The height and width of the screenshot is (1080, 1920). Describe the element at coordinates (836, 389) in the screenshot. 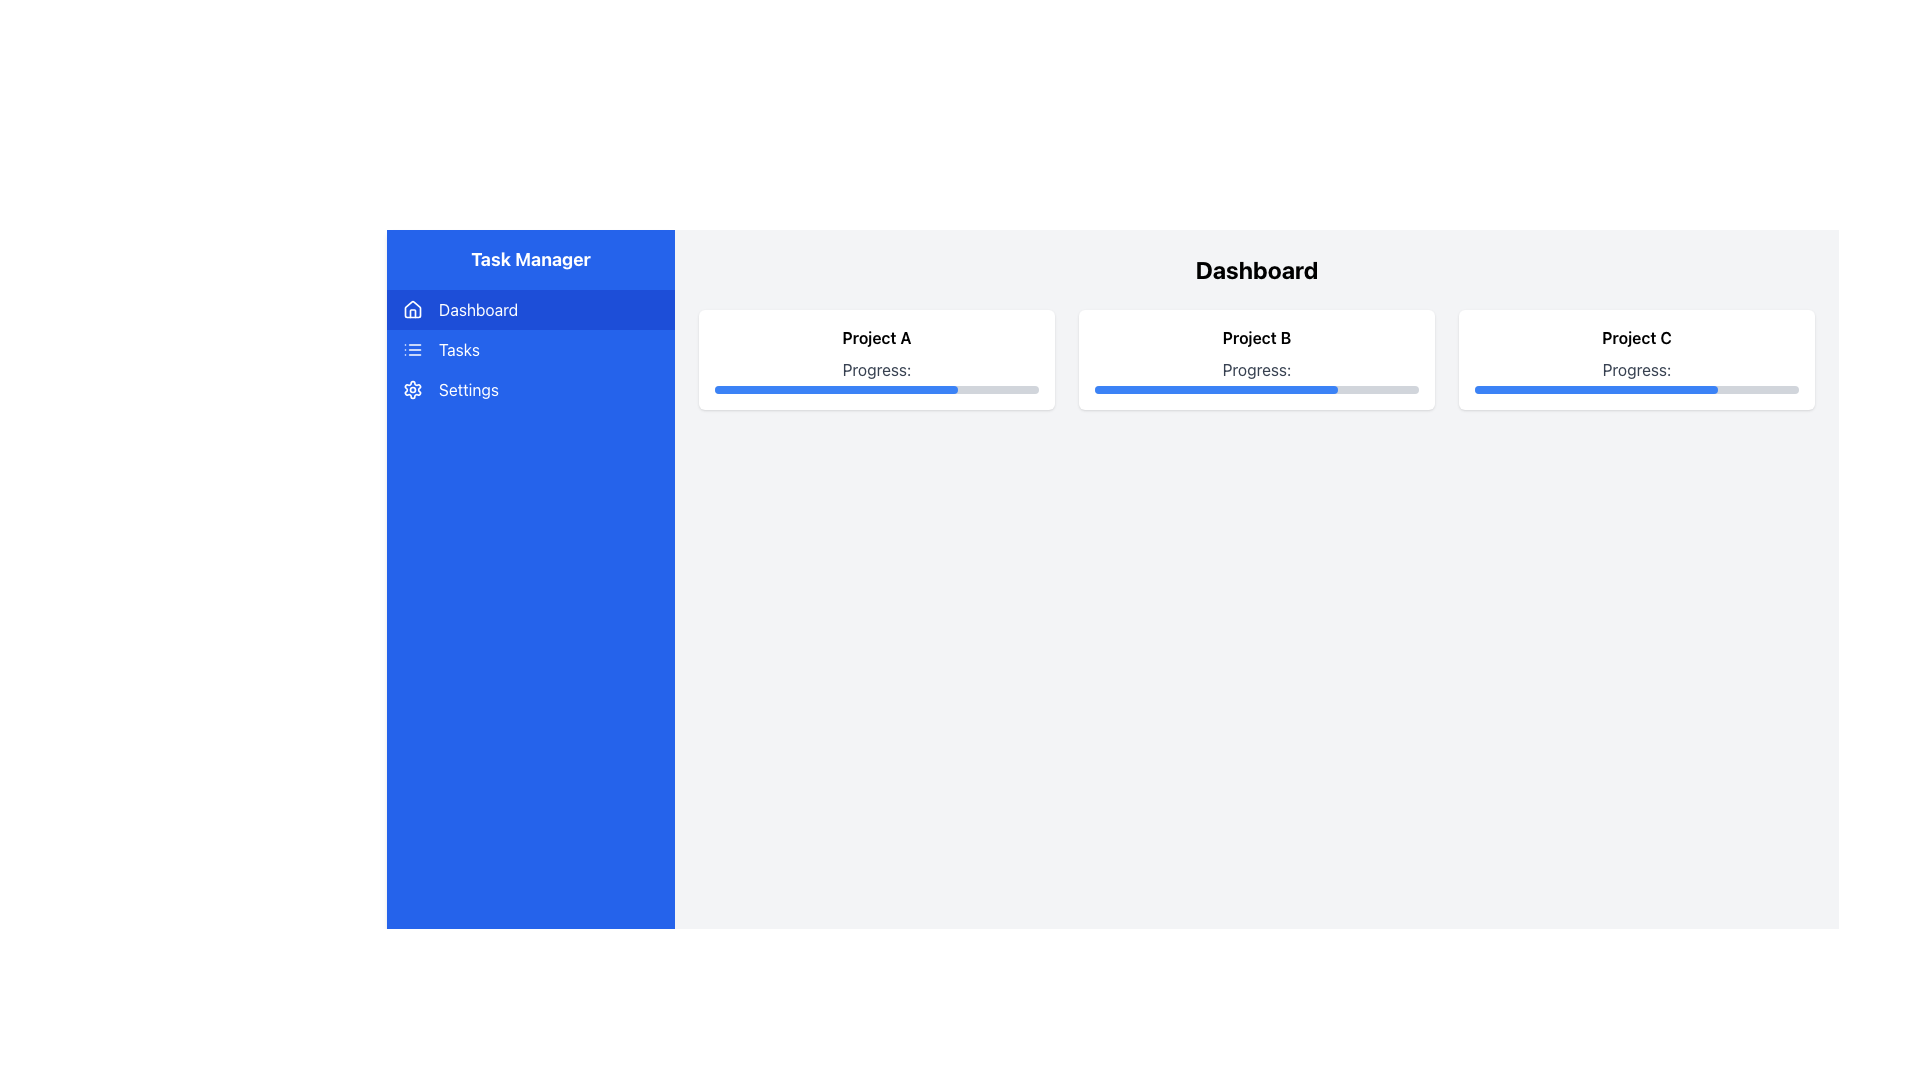

I see `the Progress Indicator for 'Project A' located in the dashboard section, which visually represents the progress of the project` at that location.